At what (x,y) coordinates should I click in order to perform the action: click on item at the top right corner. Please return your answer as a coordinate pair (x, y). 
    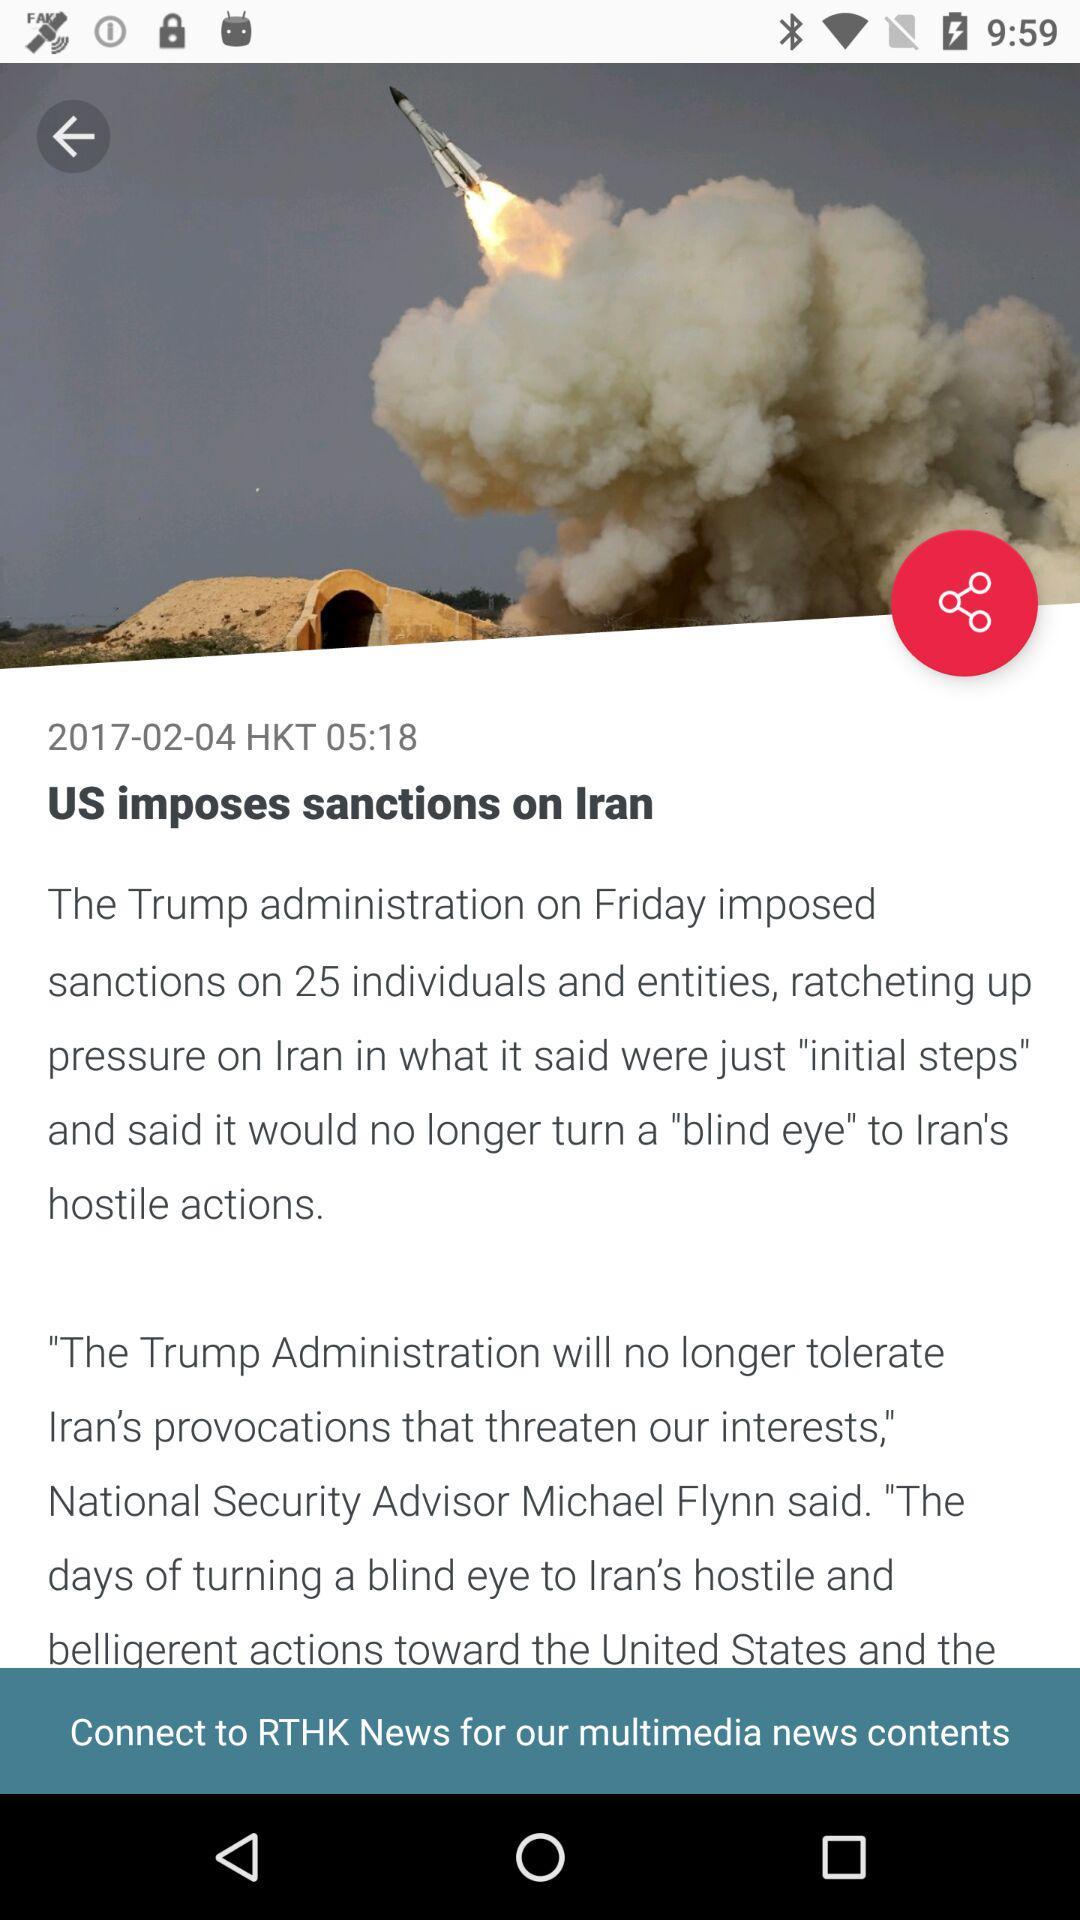
    Looking at the image, I should click on (963, 602).